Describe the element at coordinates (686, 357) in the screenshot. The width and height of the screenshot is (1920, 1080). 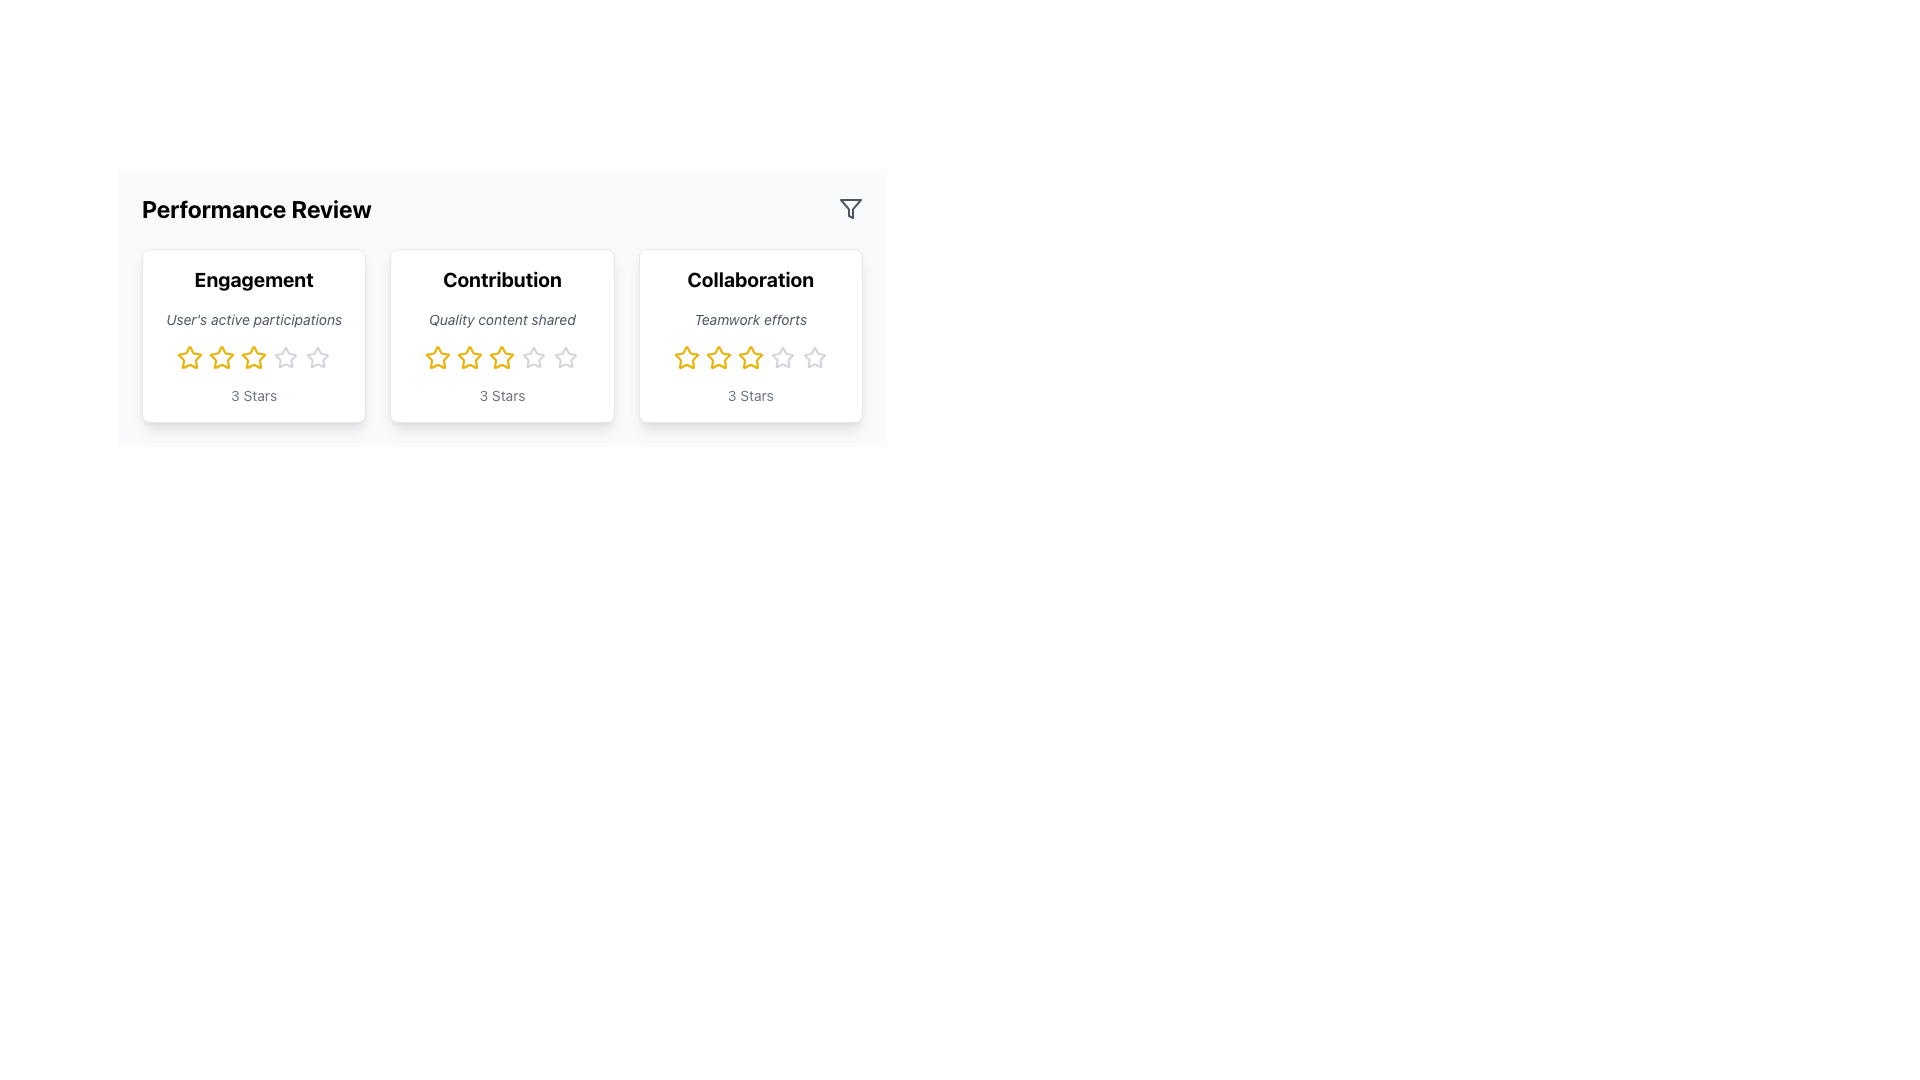
I see `the first star icon in the 5-star rating system for the 'Collaboration' category` at that location.